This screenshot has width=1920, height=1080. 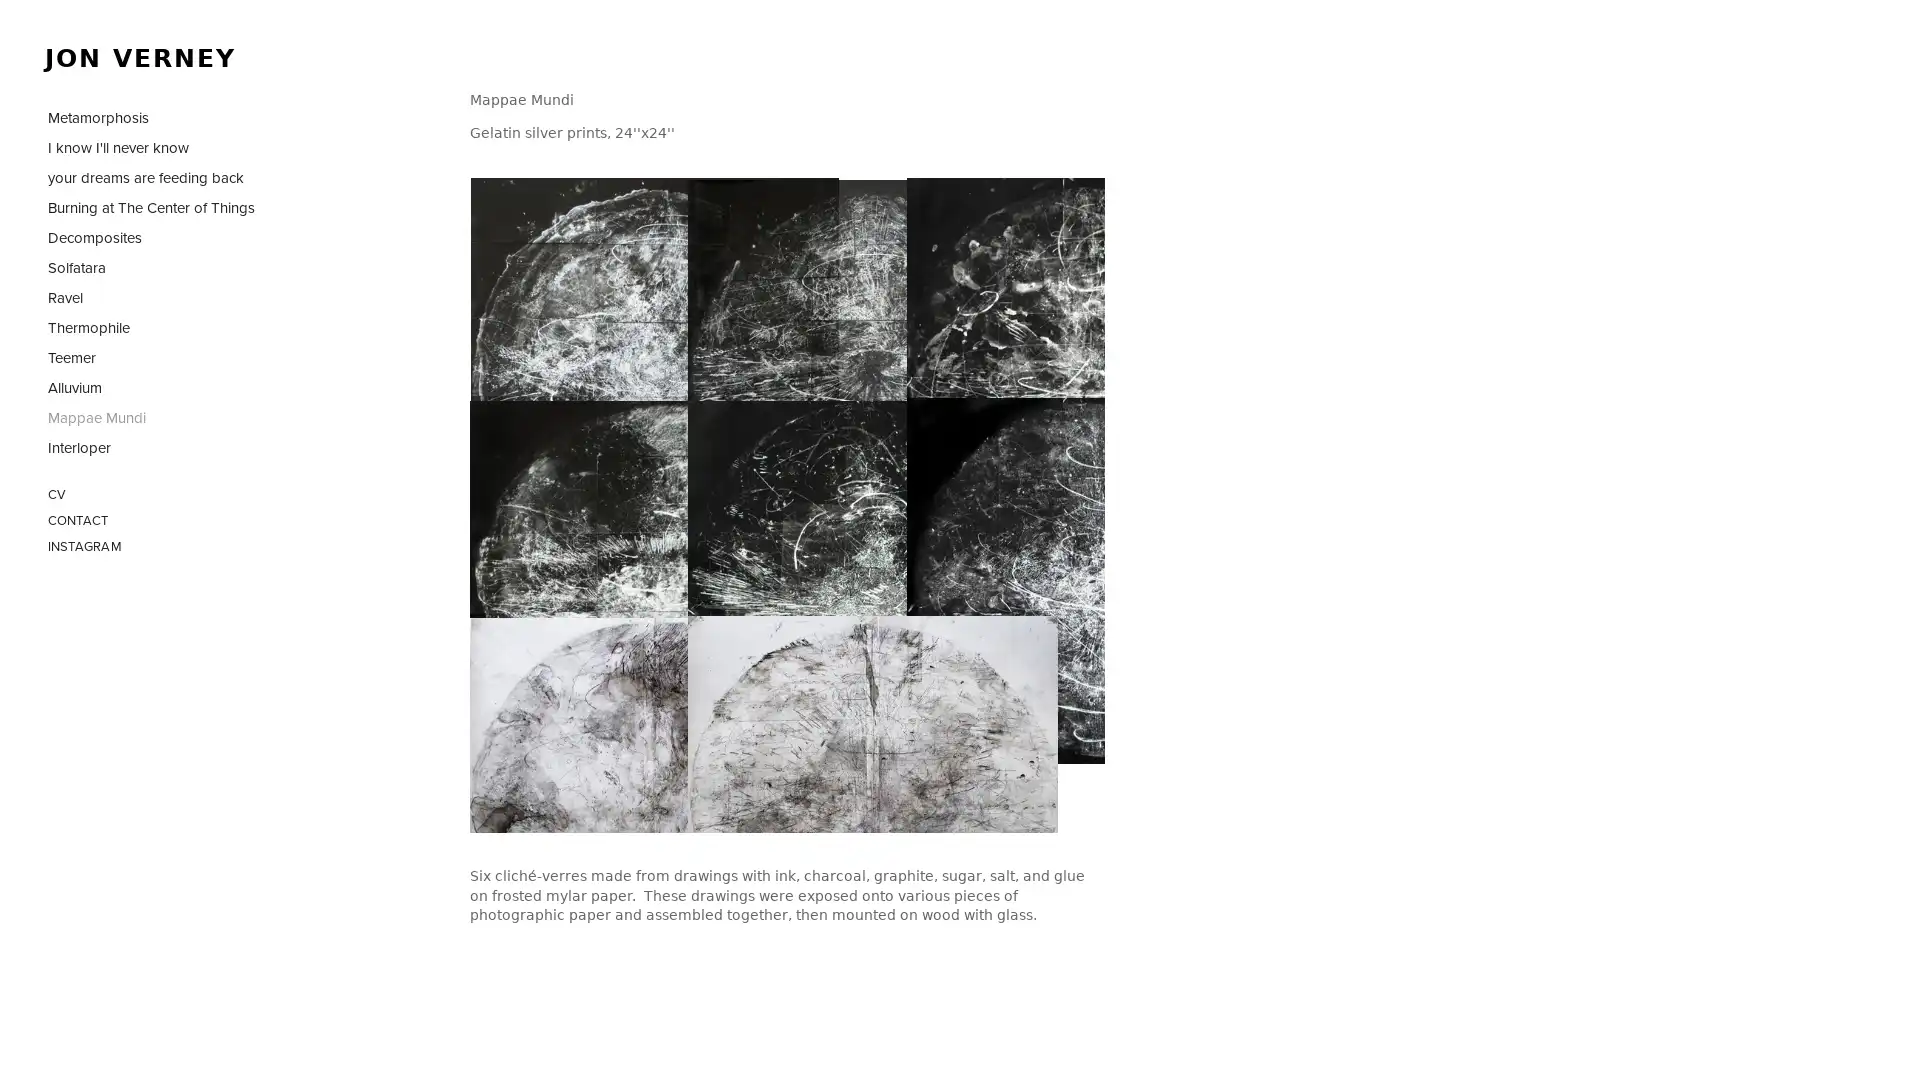 I want to click on View fullsize mundi6+copy.jpg, so click(x=786, y=276).